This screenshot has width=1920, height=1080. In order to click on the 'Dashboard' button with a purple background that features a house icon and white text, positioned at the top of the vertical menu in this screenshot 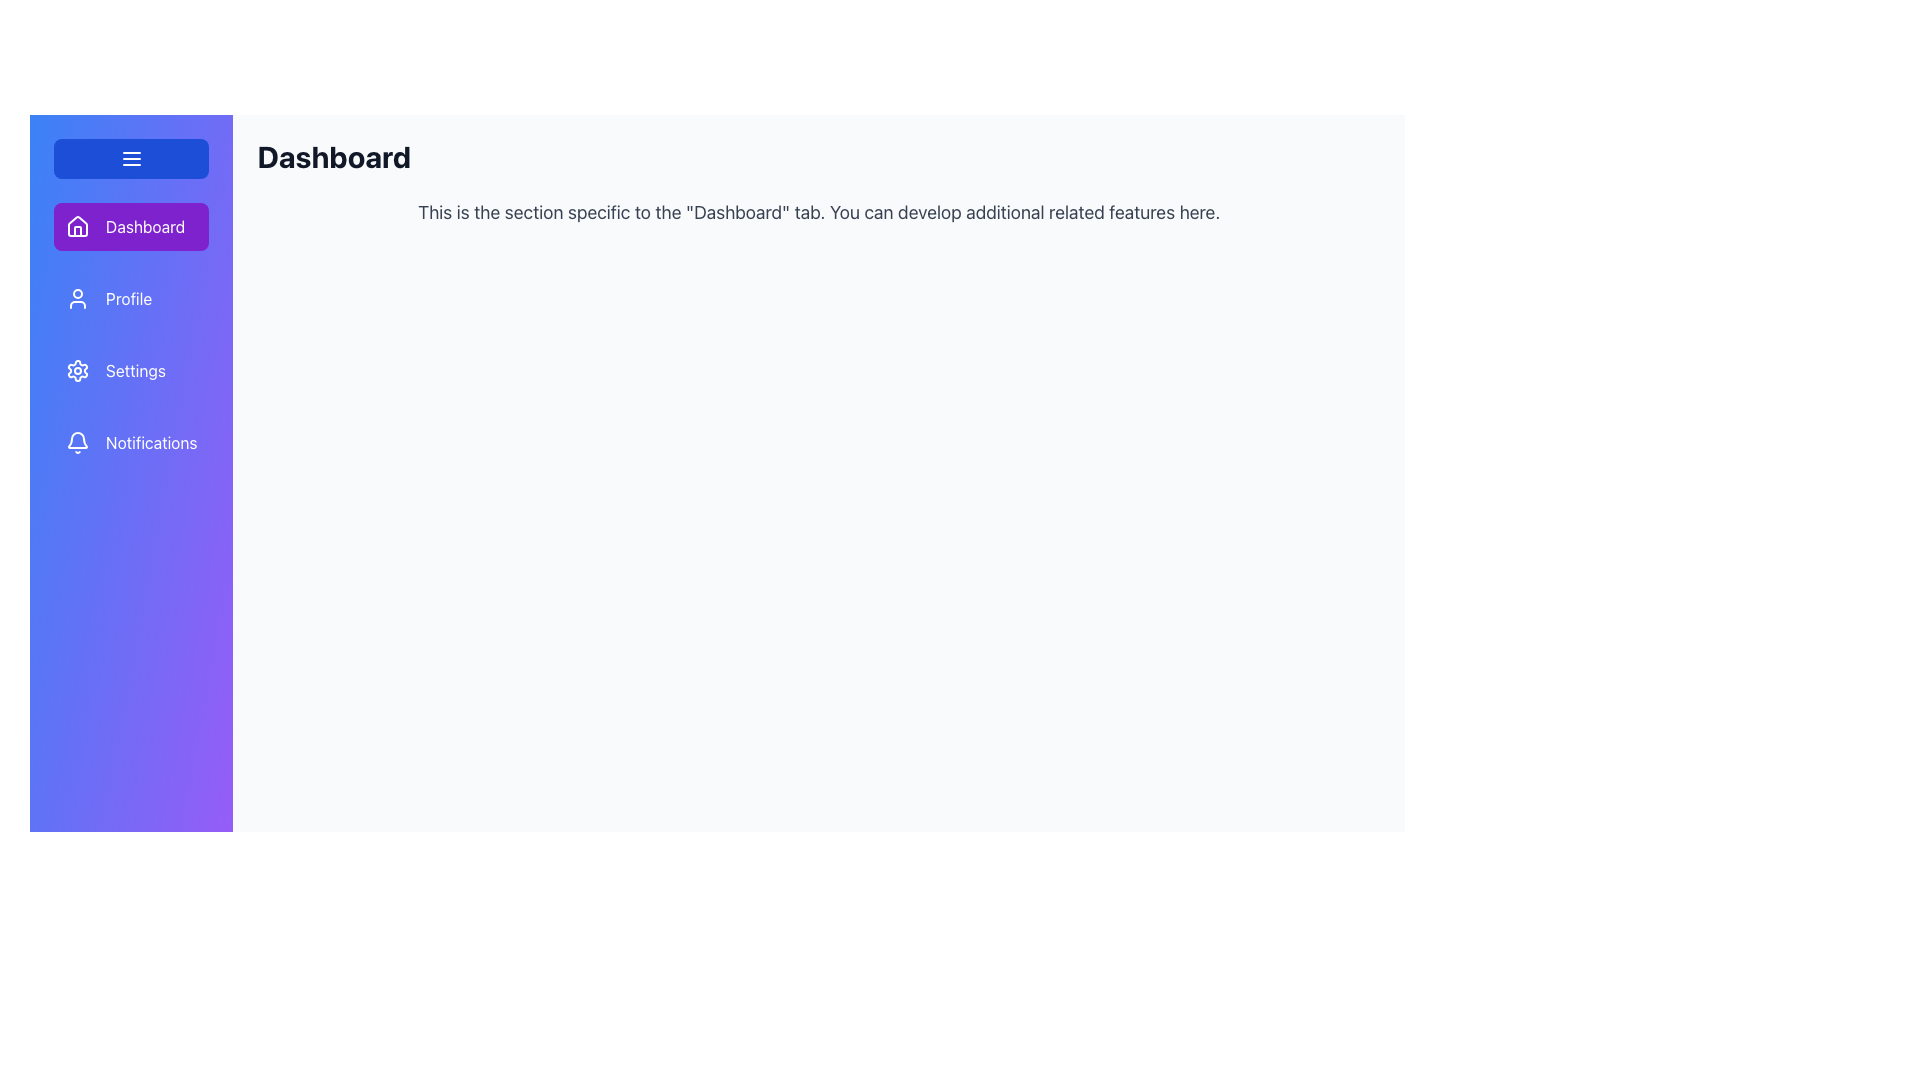, I will do `click(130, 226)`.